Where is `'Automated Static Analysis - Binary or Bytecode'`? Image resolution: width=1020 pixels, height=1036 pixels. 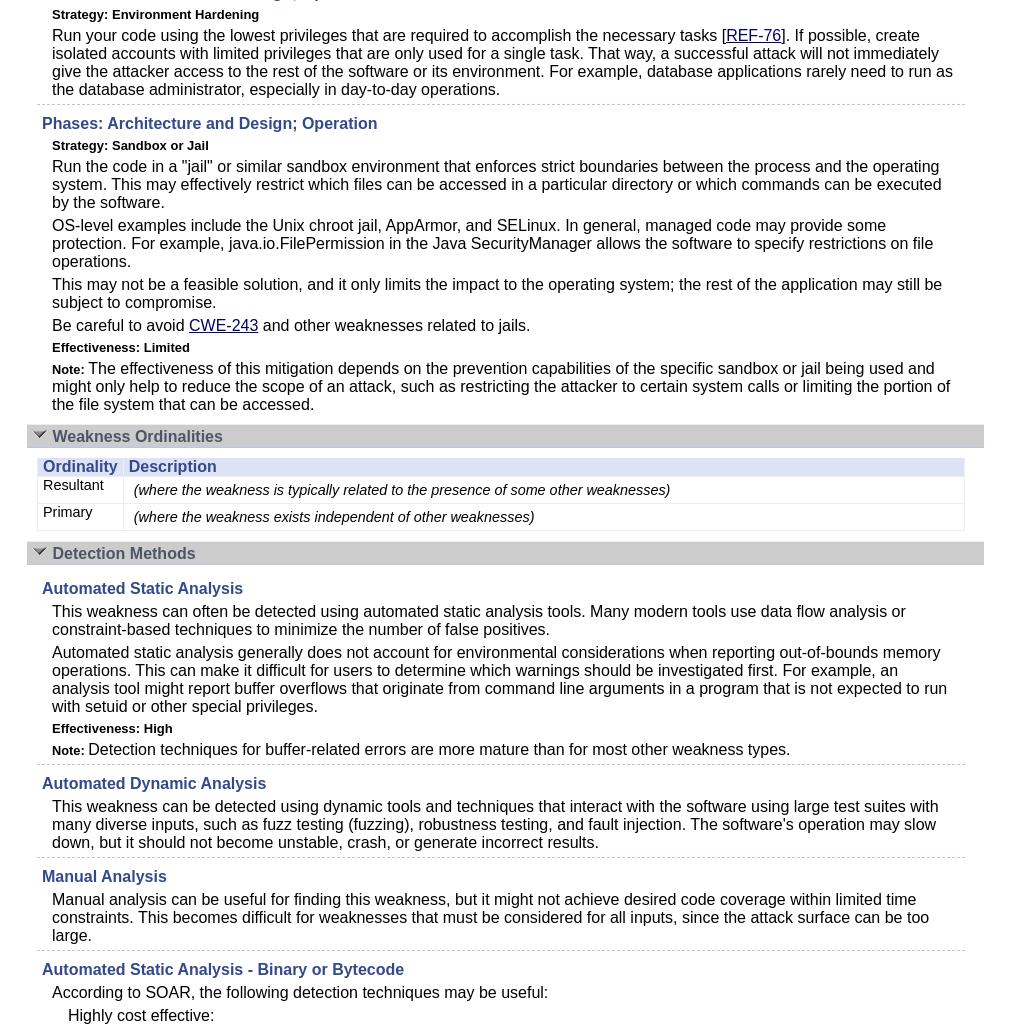
'Automated Static Analysis - Binary or Bytecode' is located at coordinates (222, 969).